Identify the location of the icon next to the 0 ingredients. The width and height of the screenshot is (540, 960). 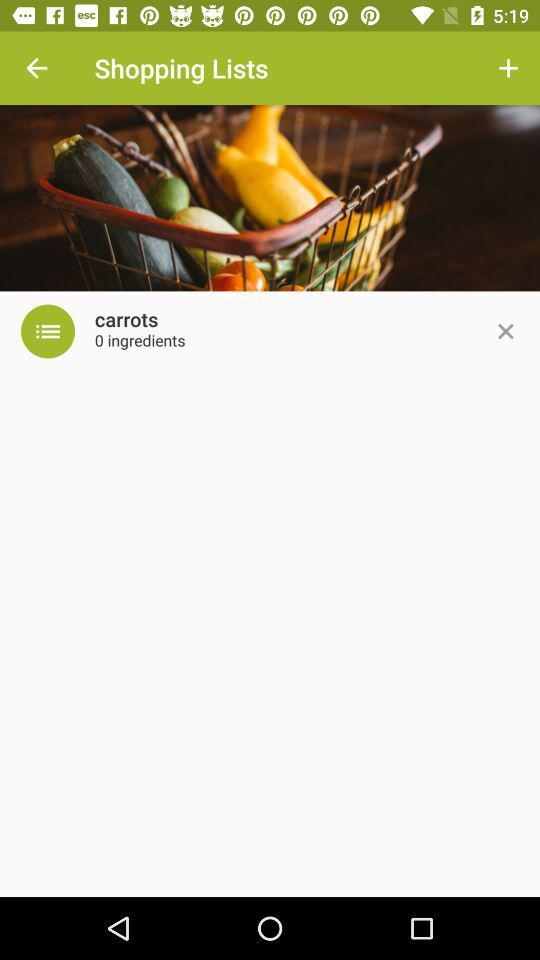
(504, 331).